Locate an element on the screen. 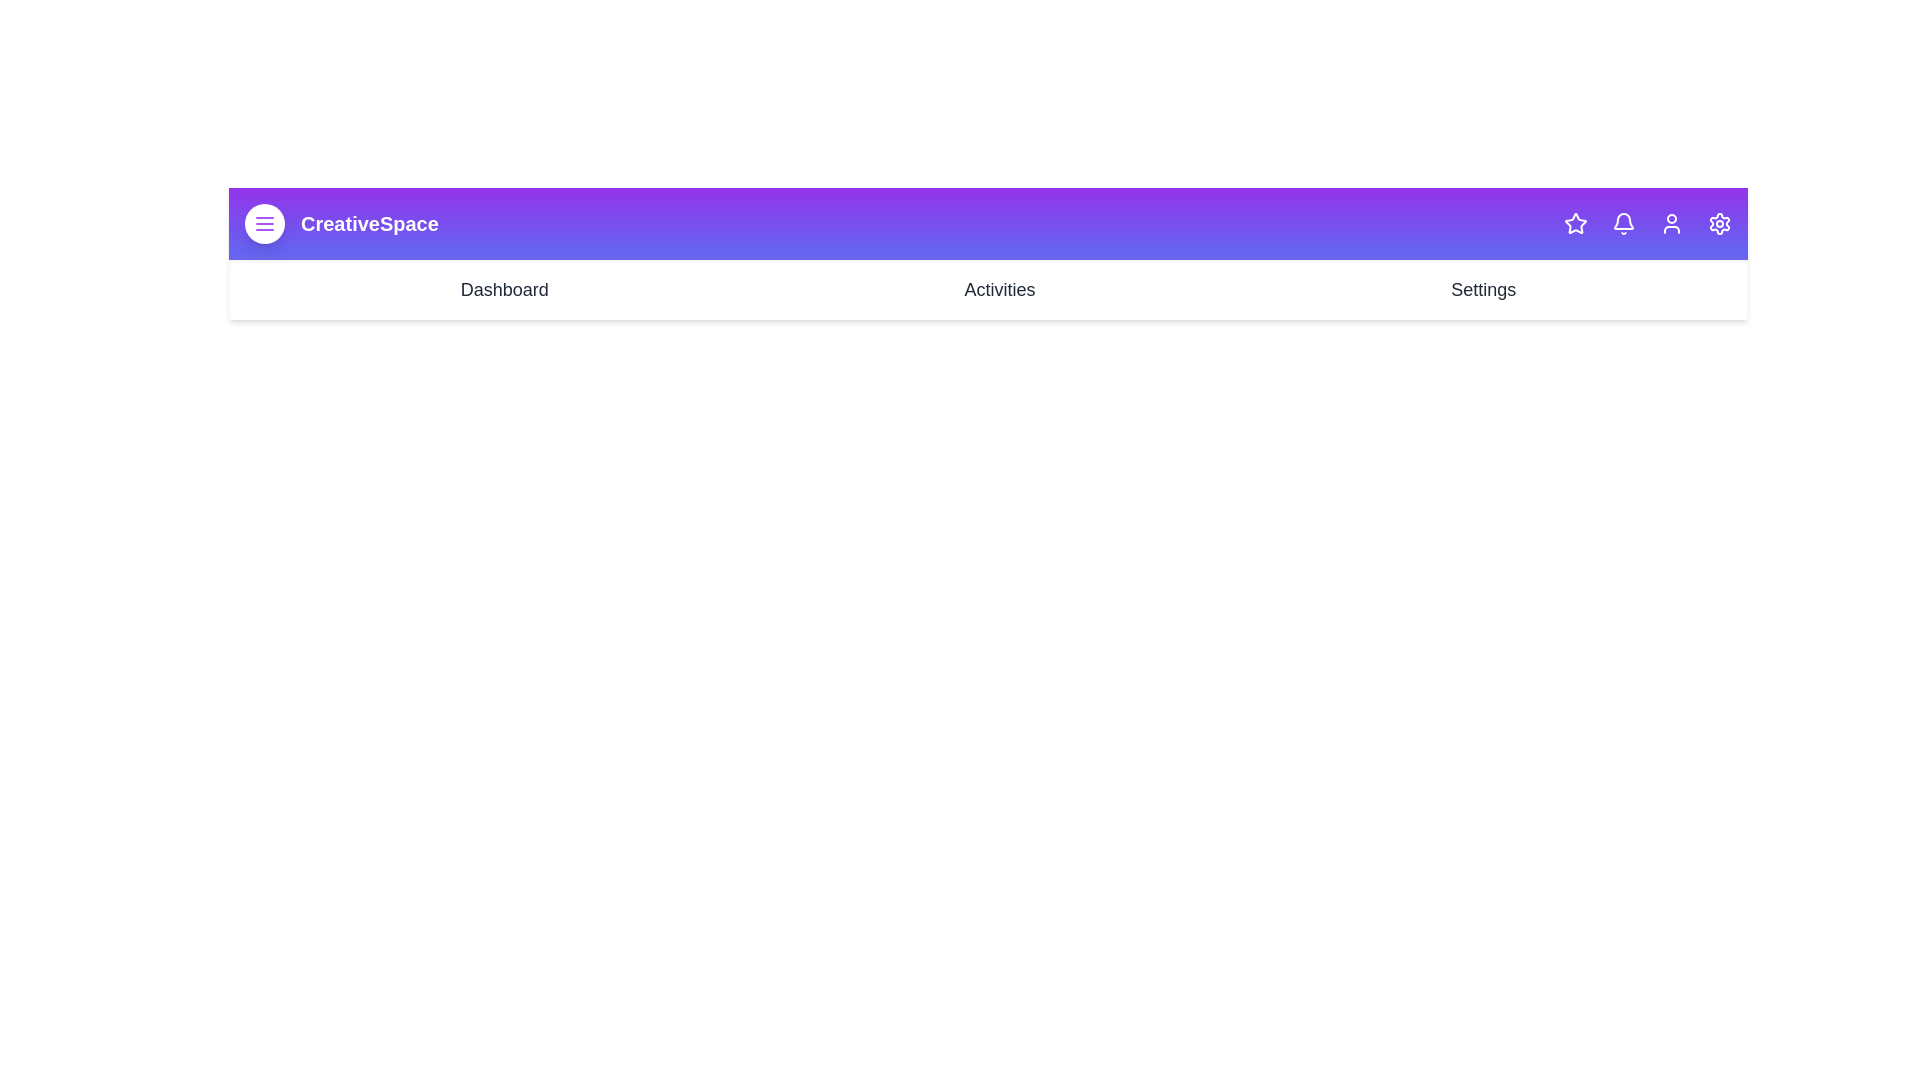  the user icon in the CreativeAppBar is located at coordinates (1671, 223).